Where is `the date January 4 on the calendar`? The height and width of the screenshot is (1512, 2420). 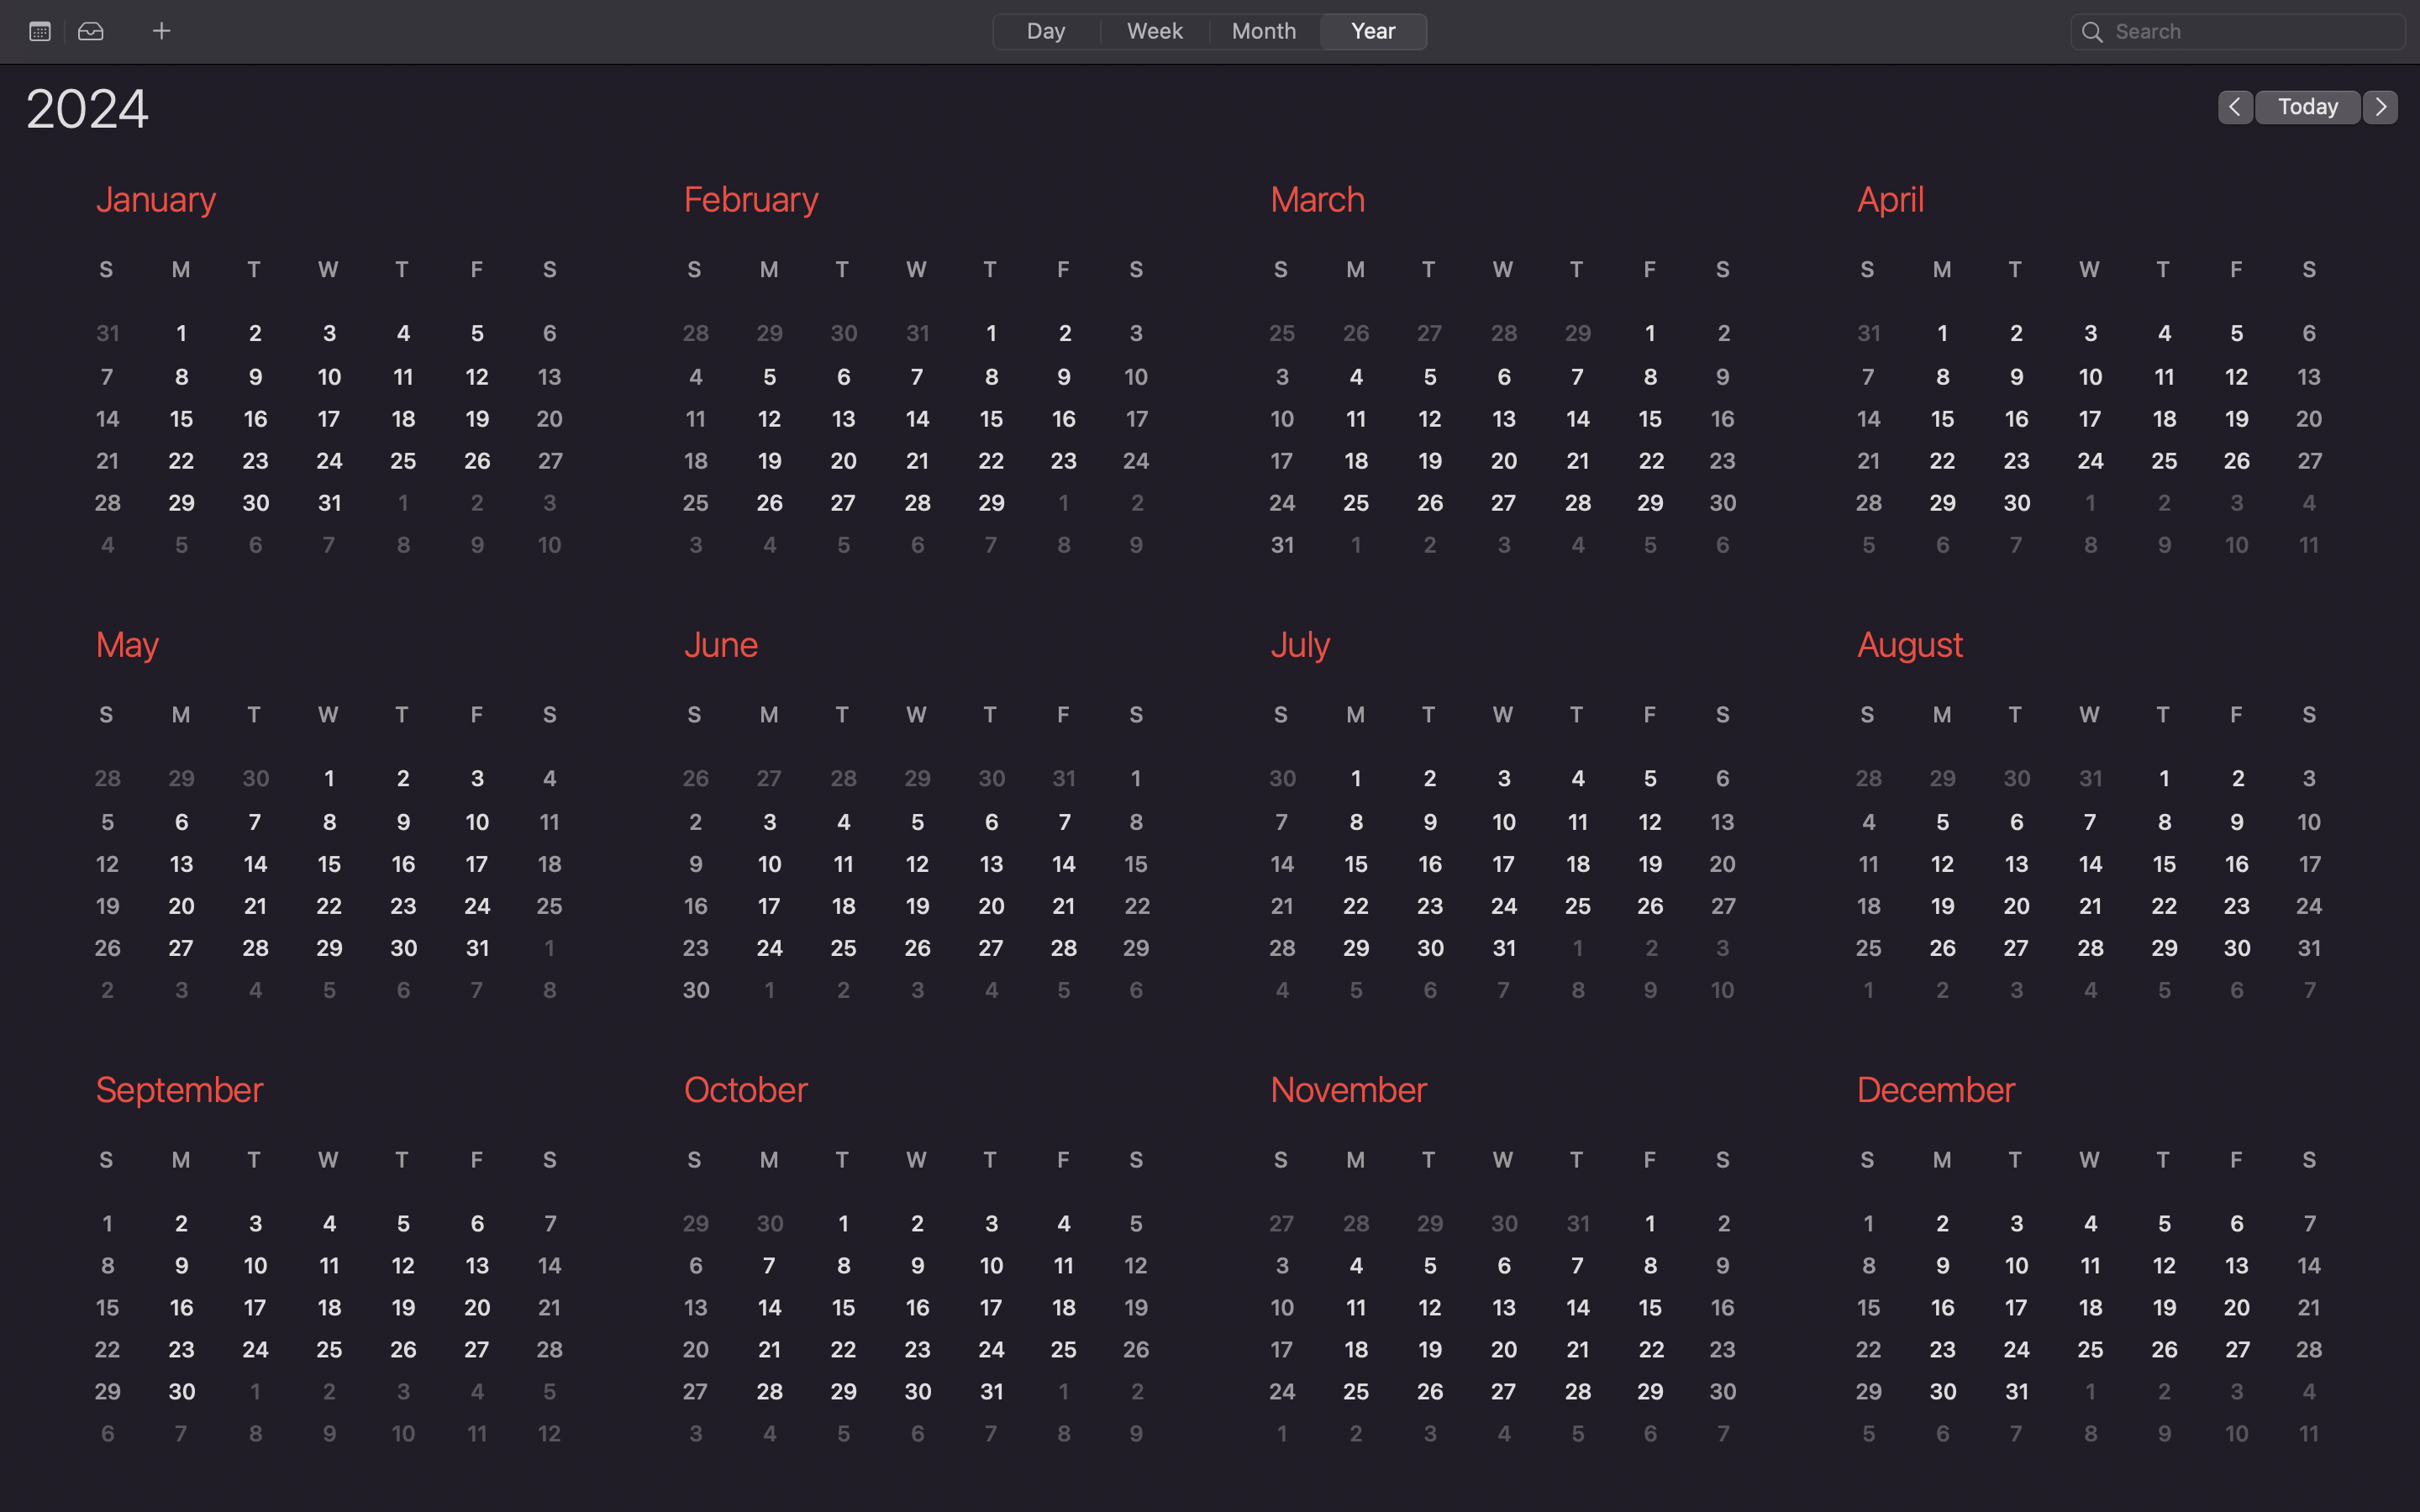 the date January 4 on the calendar is located at coordinates (402, 333).